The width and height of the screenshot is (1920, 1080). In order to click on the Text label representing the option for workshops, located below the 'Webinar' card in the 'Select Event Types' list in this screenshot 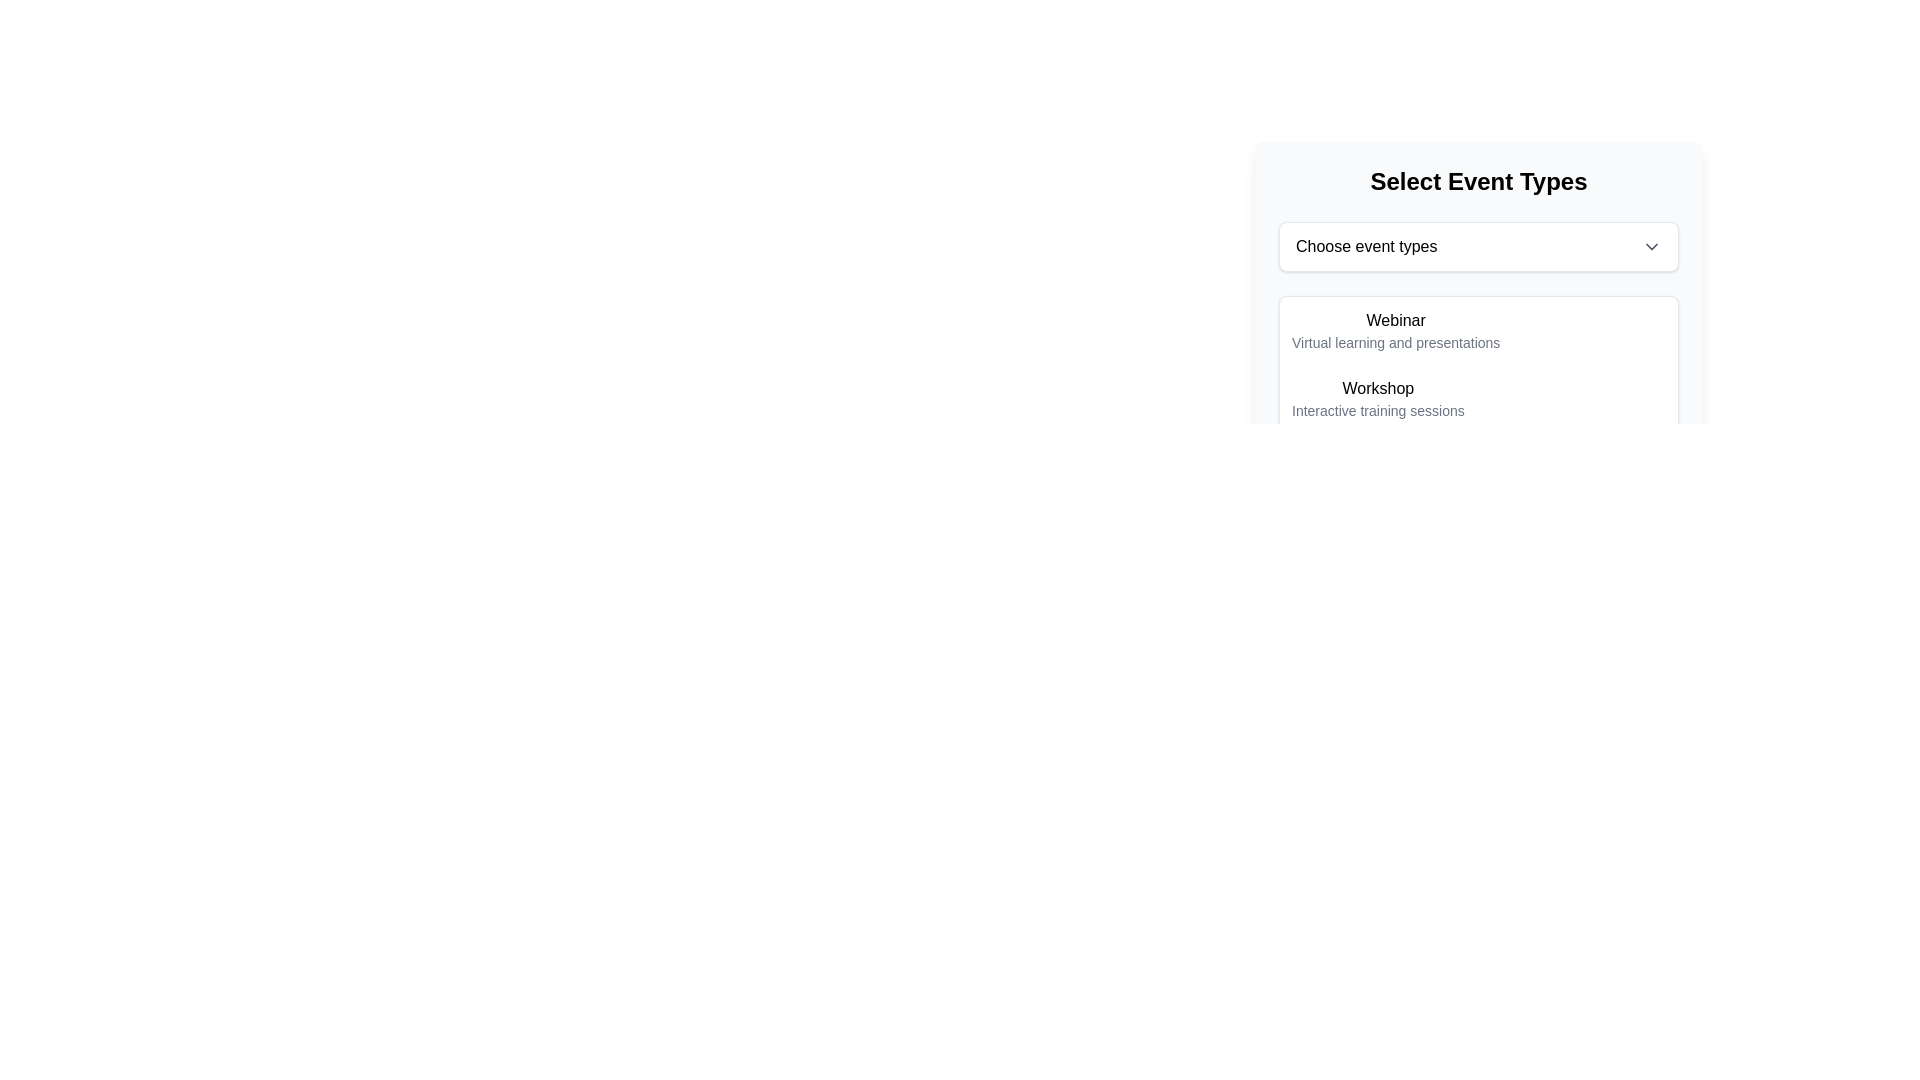, I will do `click(1377, 398)`.